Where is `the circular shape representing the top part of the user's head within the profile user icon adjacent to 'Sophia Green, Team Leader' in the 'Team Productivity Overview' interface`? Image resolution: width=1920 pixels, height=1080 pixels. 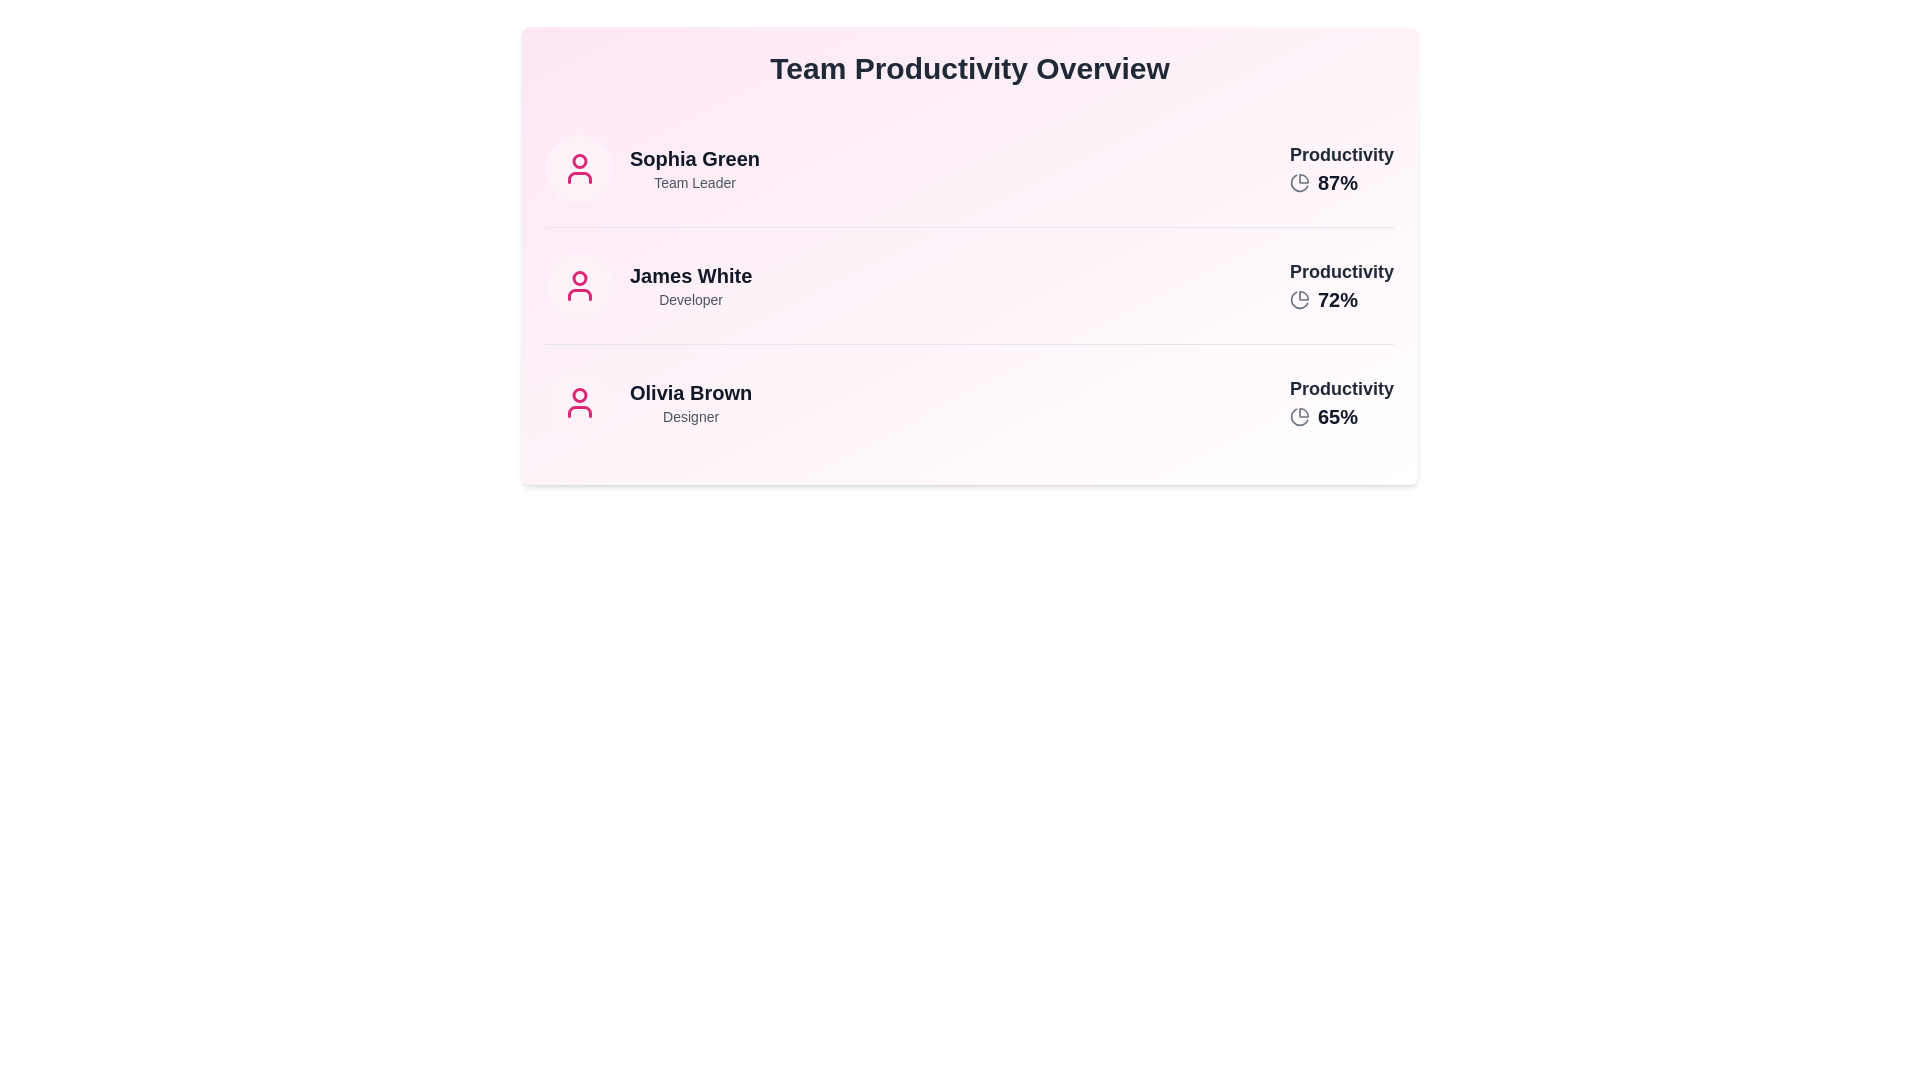
the circular shape representing the top part of the user's head within the profile user icon adjacent to 'Sophia Green, Team Leader' in the 'Team Productivity Overview' interface is located at coordinates (579, 160).